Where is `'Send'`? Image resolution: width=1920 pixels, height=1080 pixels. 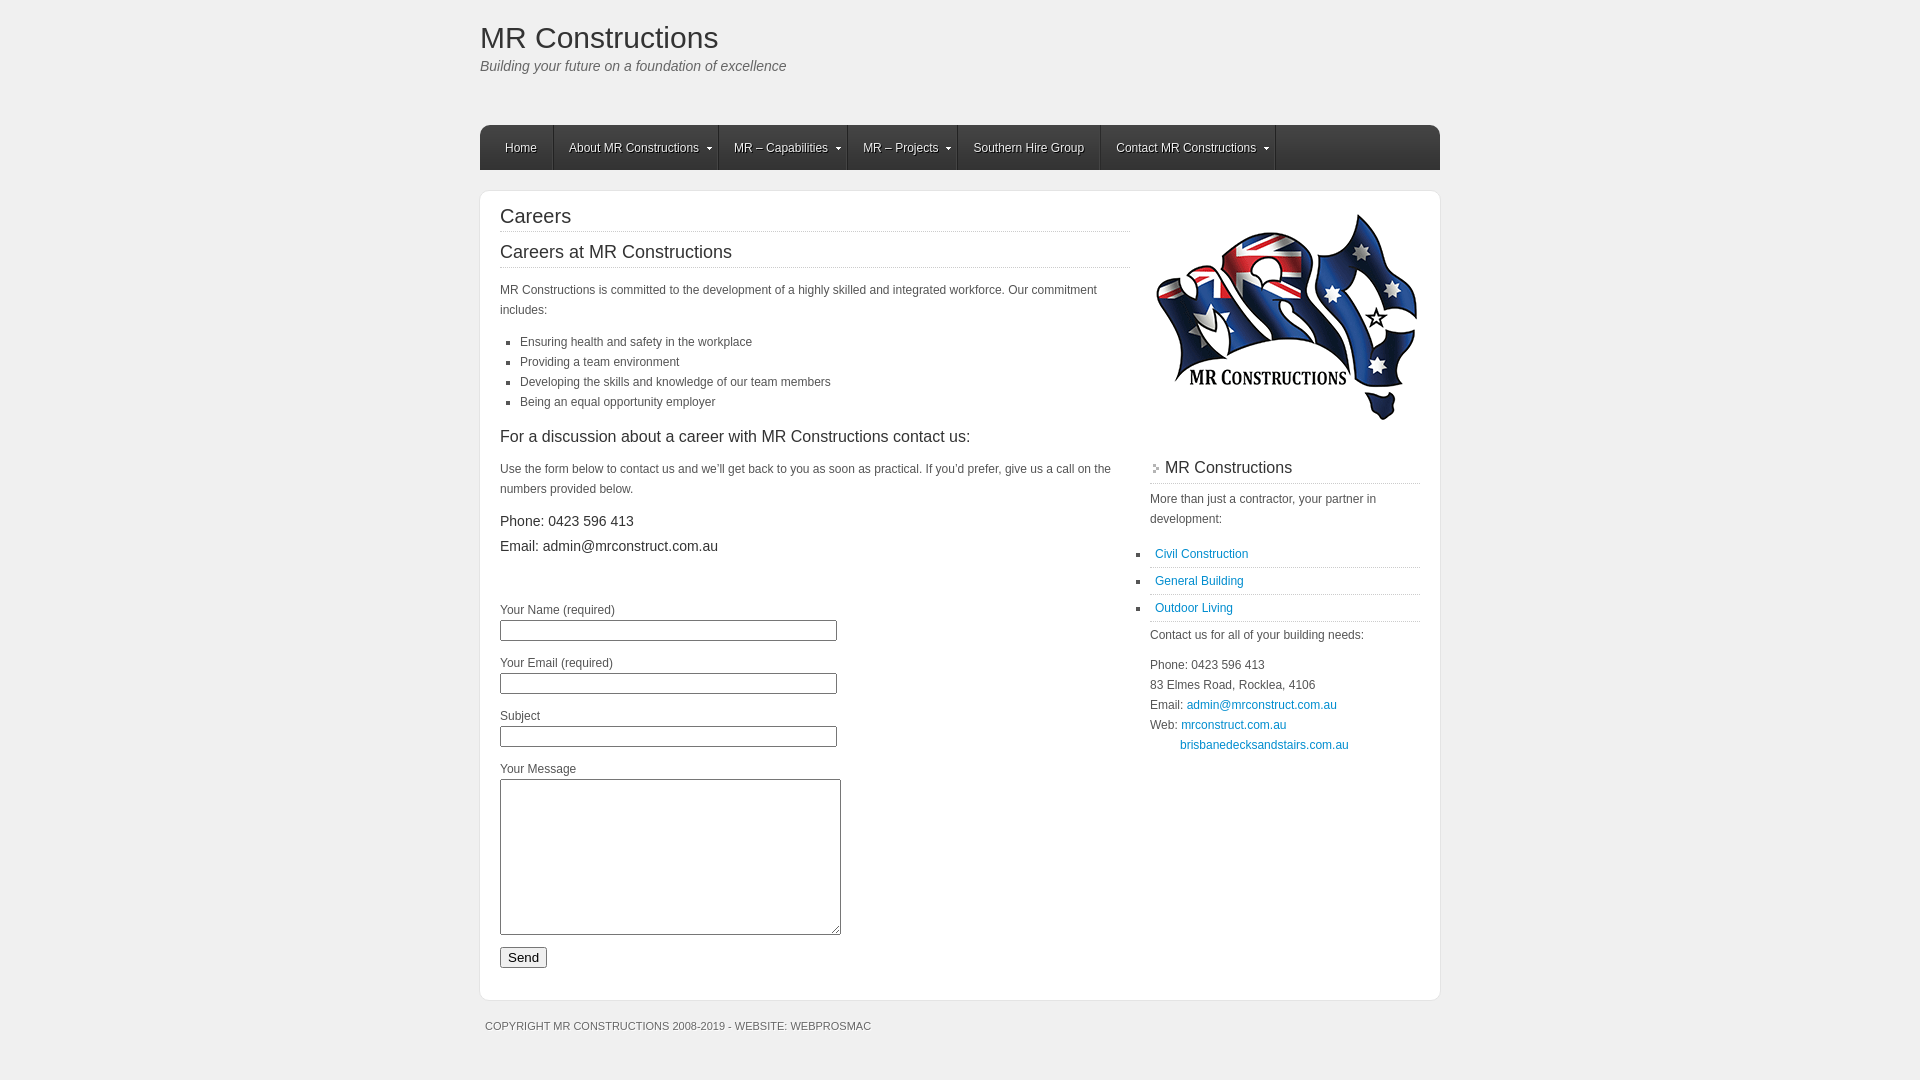
'Send' is located at coordinates (523, 956).